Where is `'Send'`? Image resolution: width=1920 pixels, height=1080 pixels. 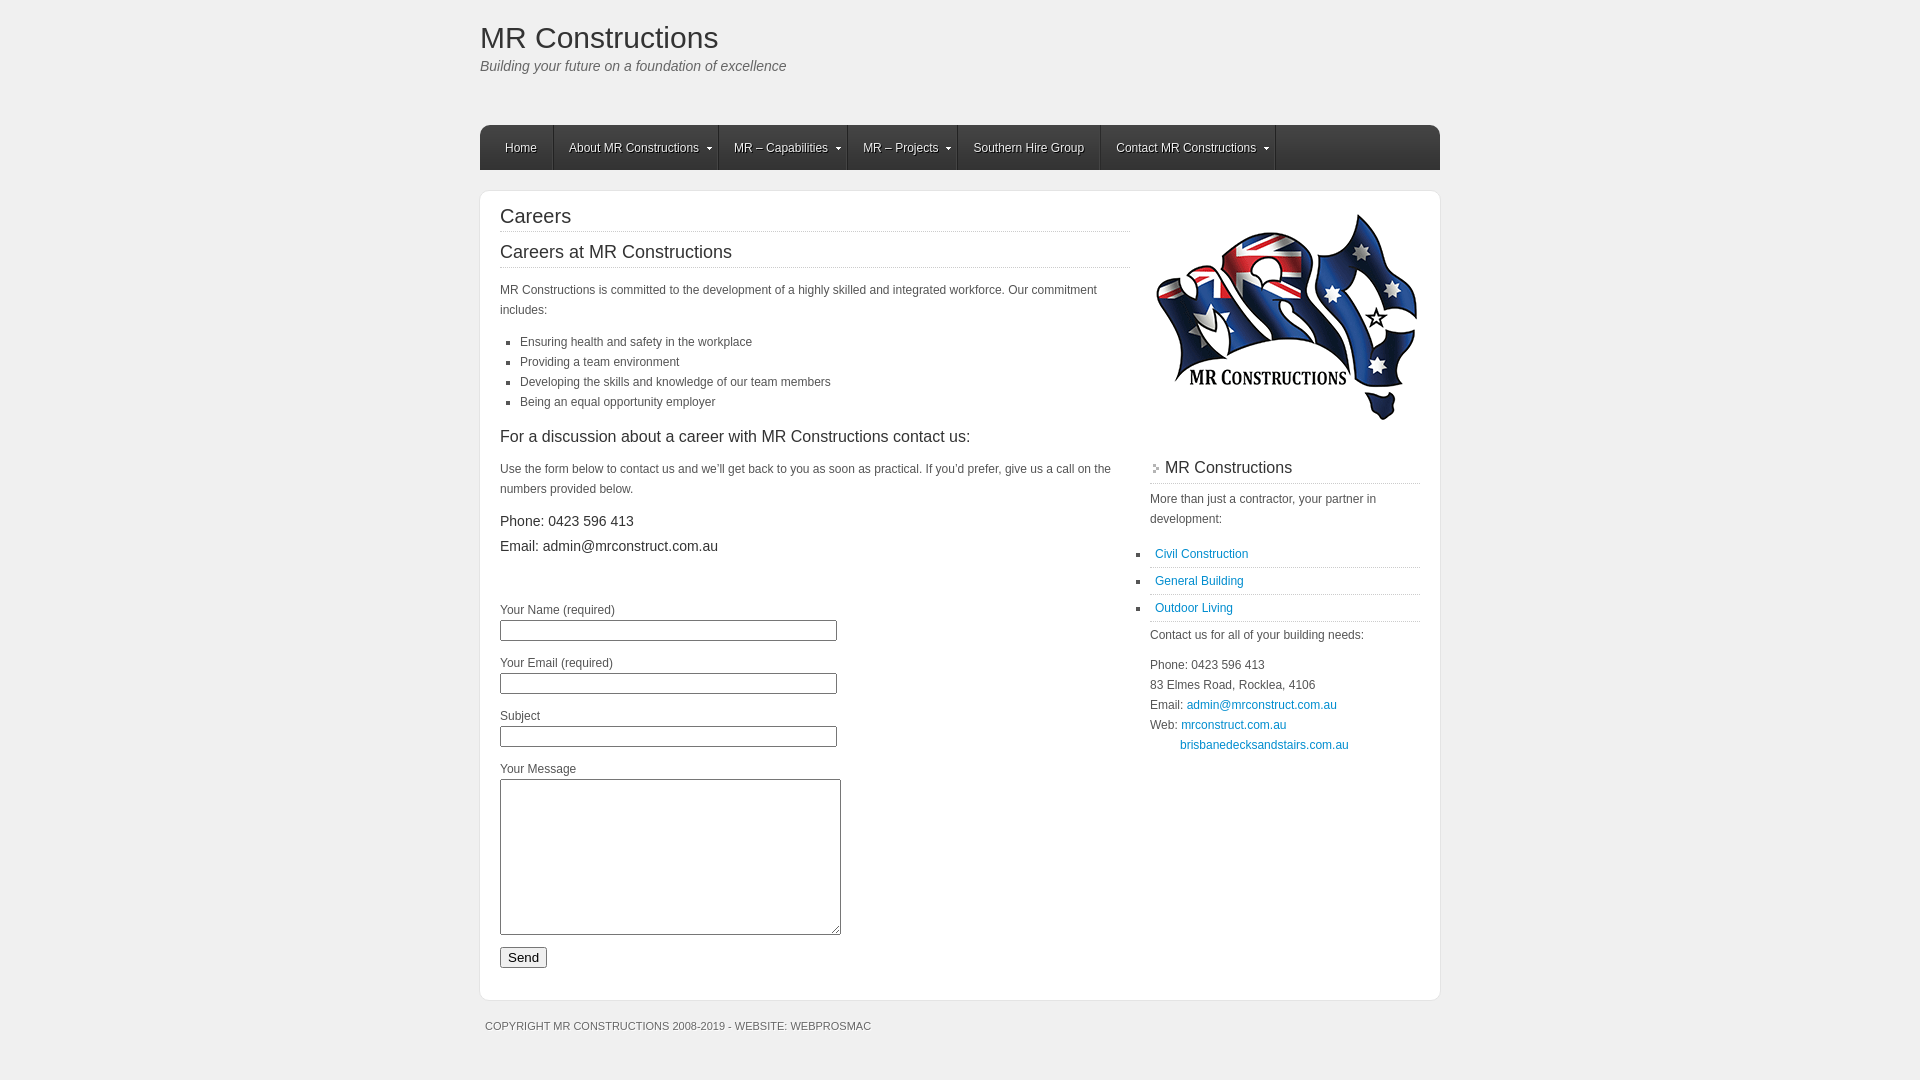
'Send' is located at coordinates (523, 956).